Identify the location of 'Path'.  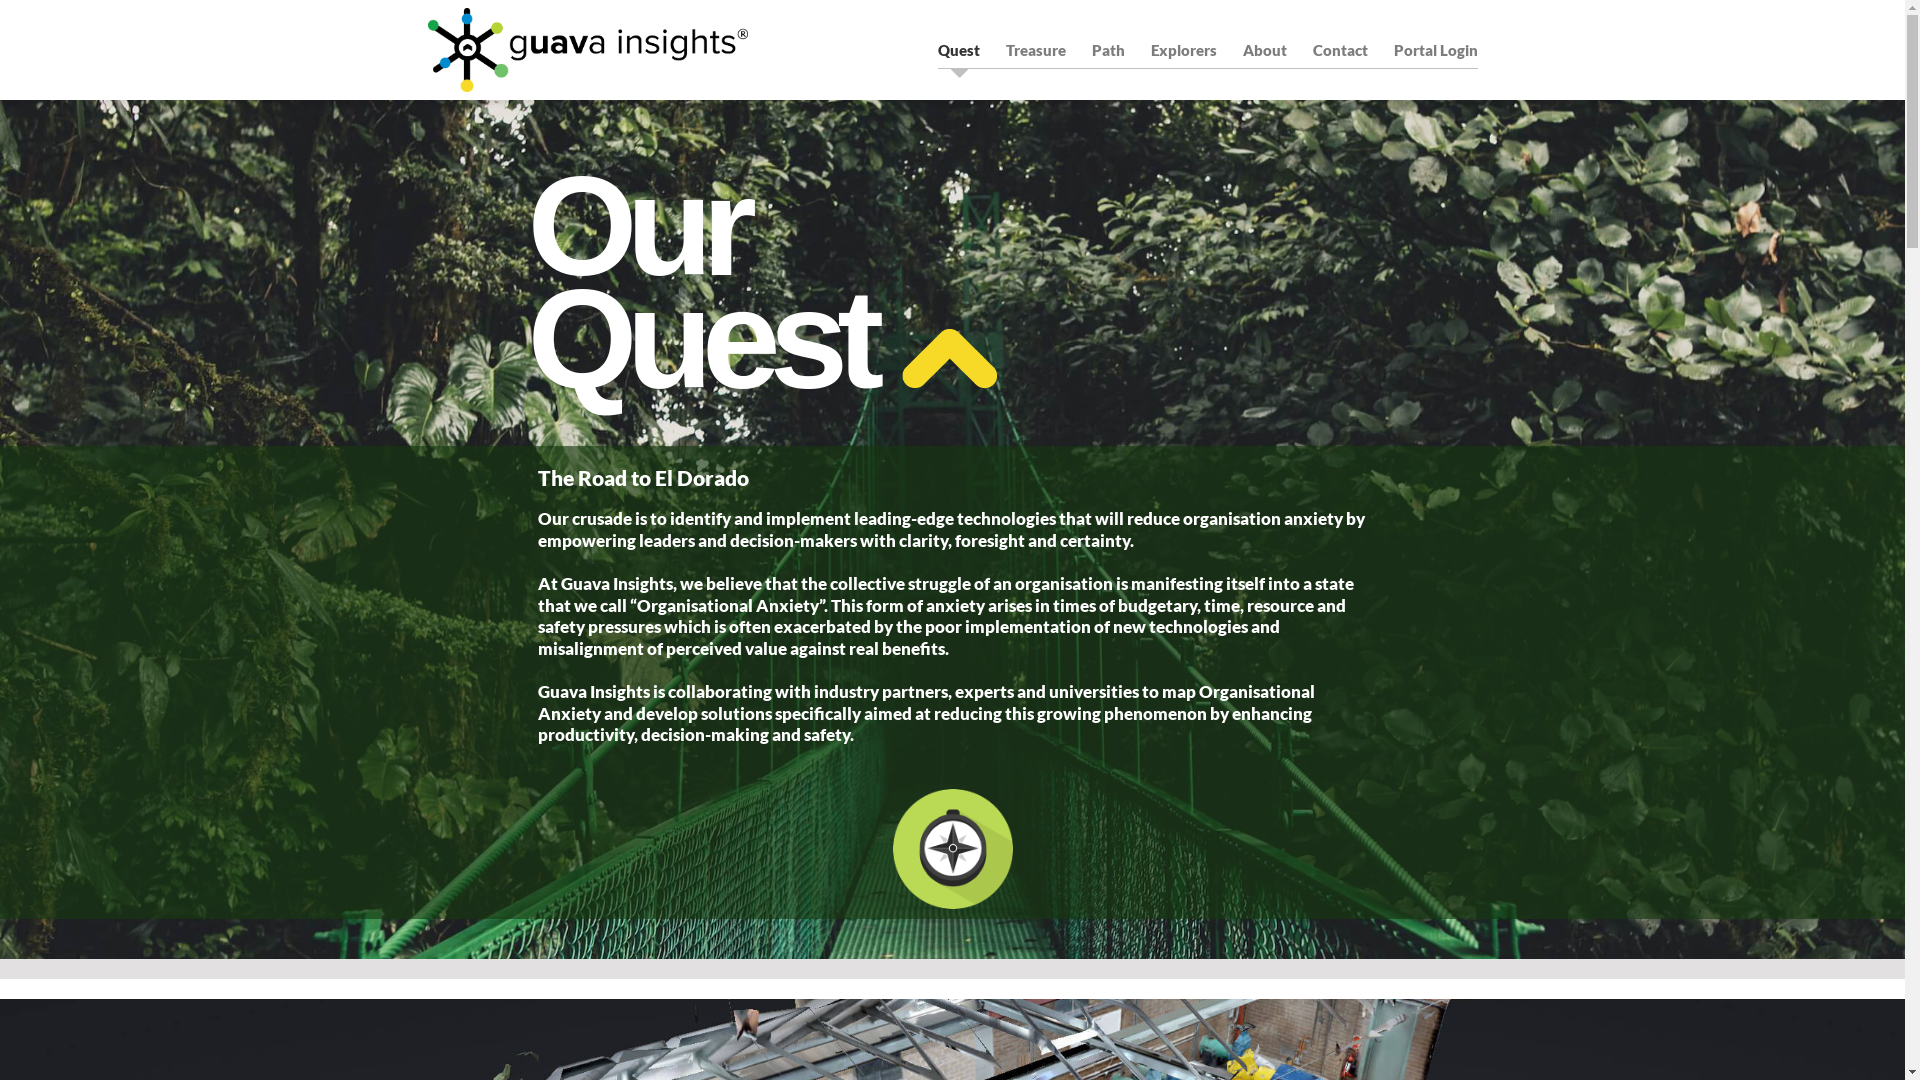
(1107, 49).